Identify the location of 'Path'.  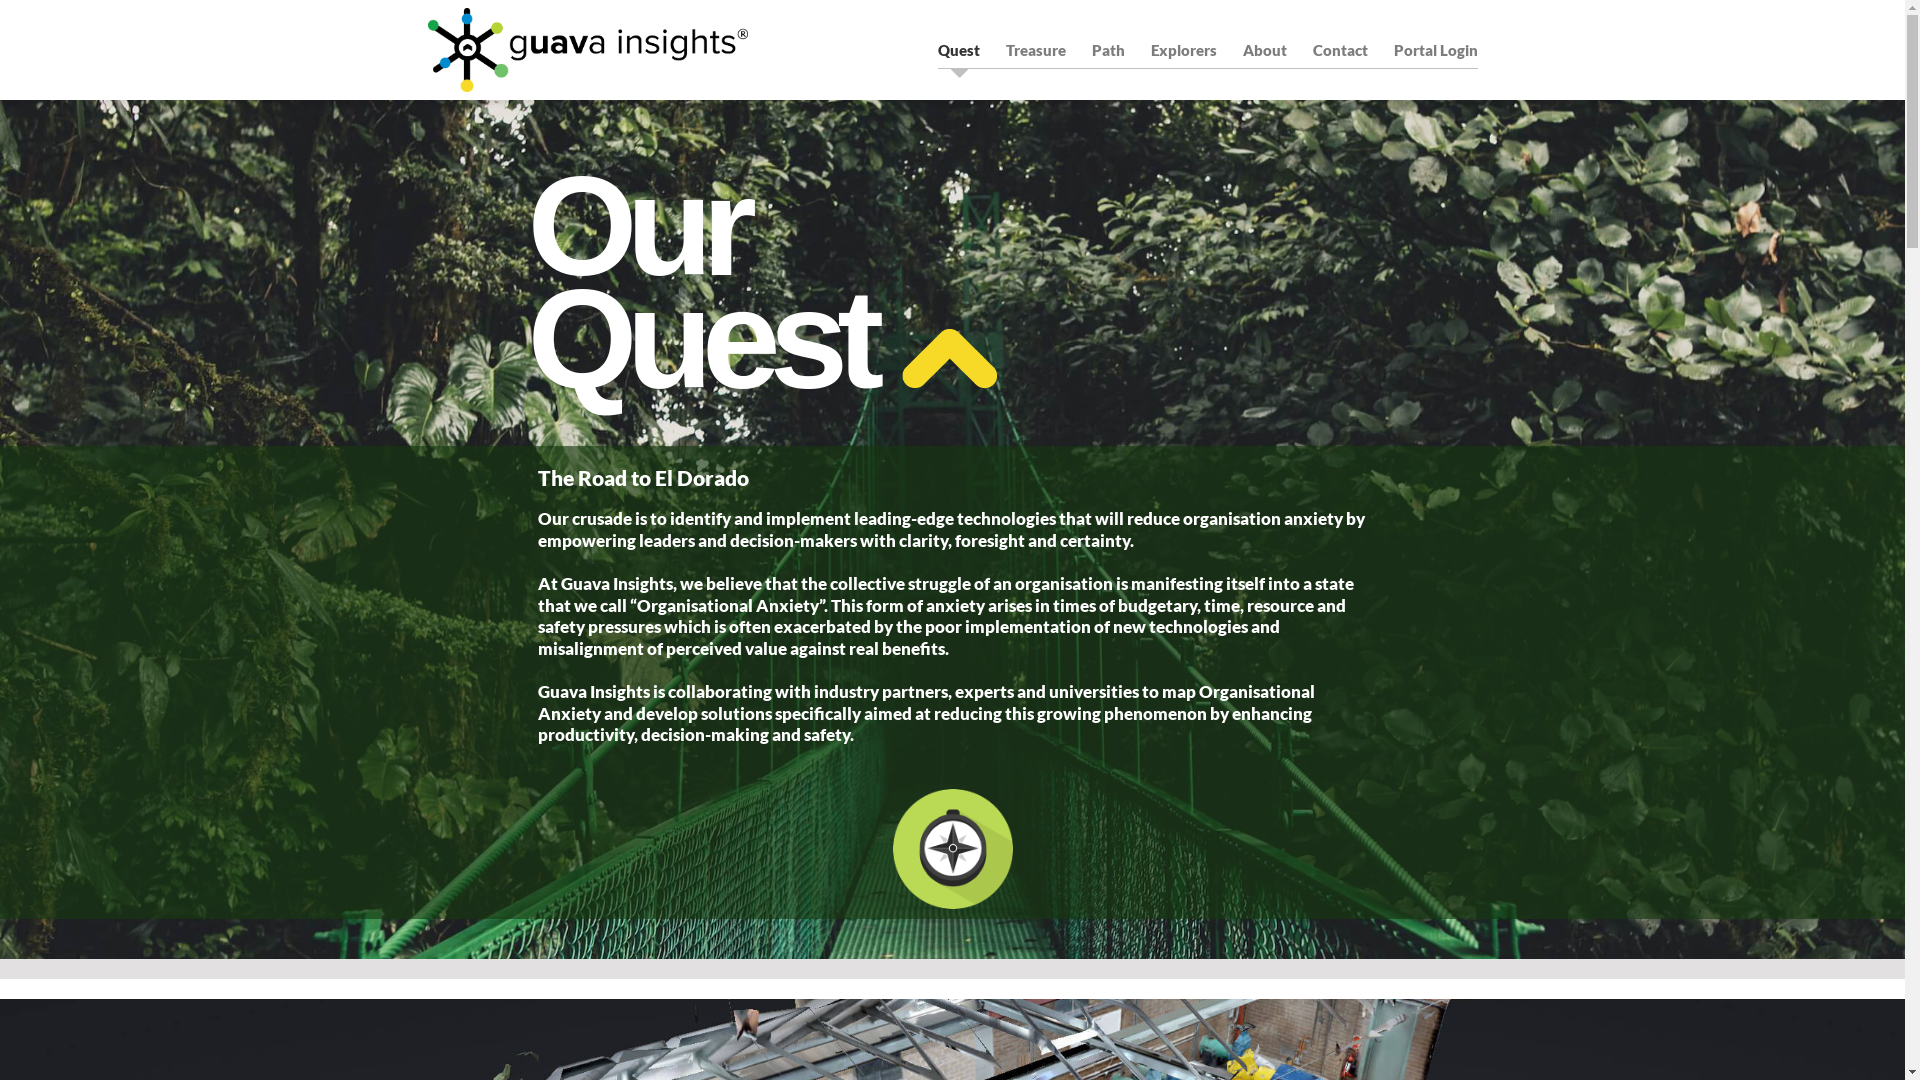
(1107, 49).